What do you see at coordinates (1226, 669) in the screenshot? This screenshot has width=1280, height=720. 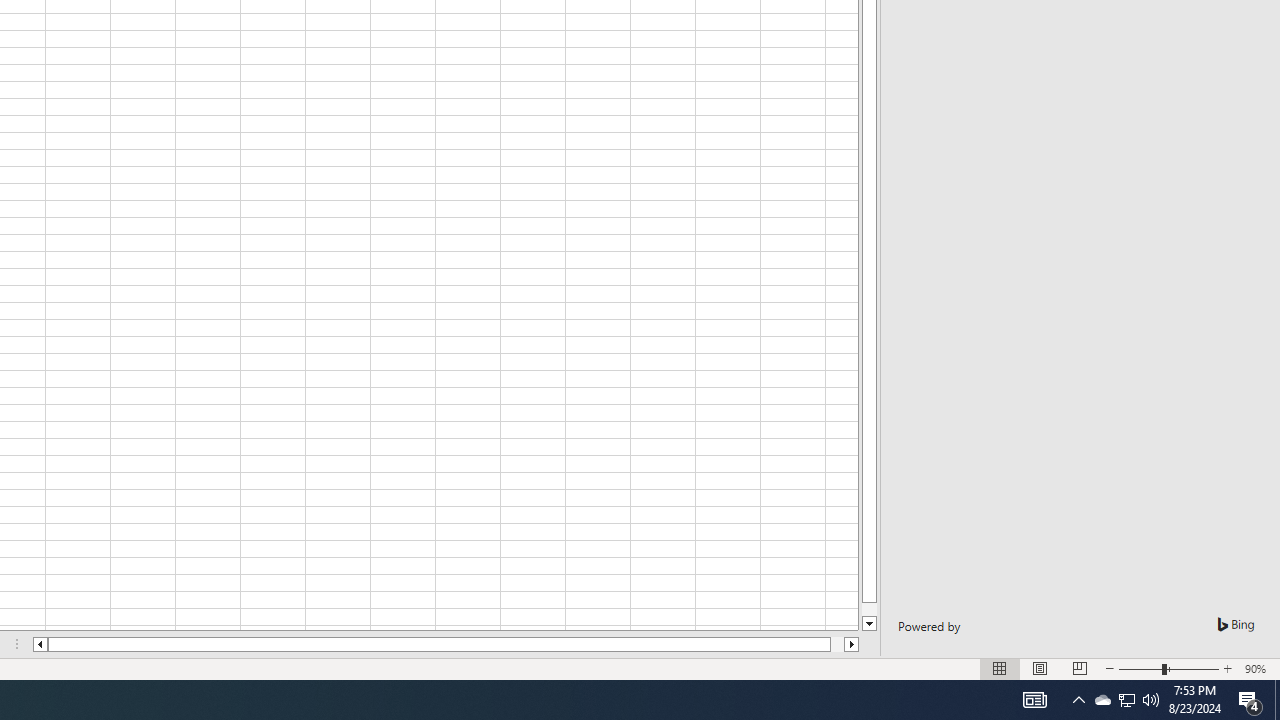 I see `'Zoom In'` at bounding box center [1226, 669].